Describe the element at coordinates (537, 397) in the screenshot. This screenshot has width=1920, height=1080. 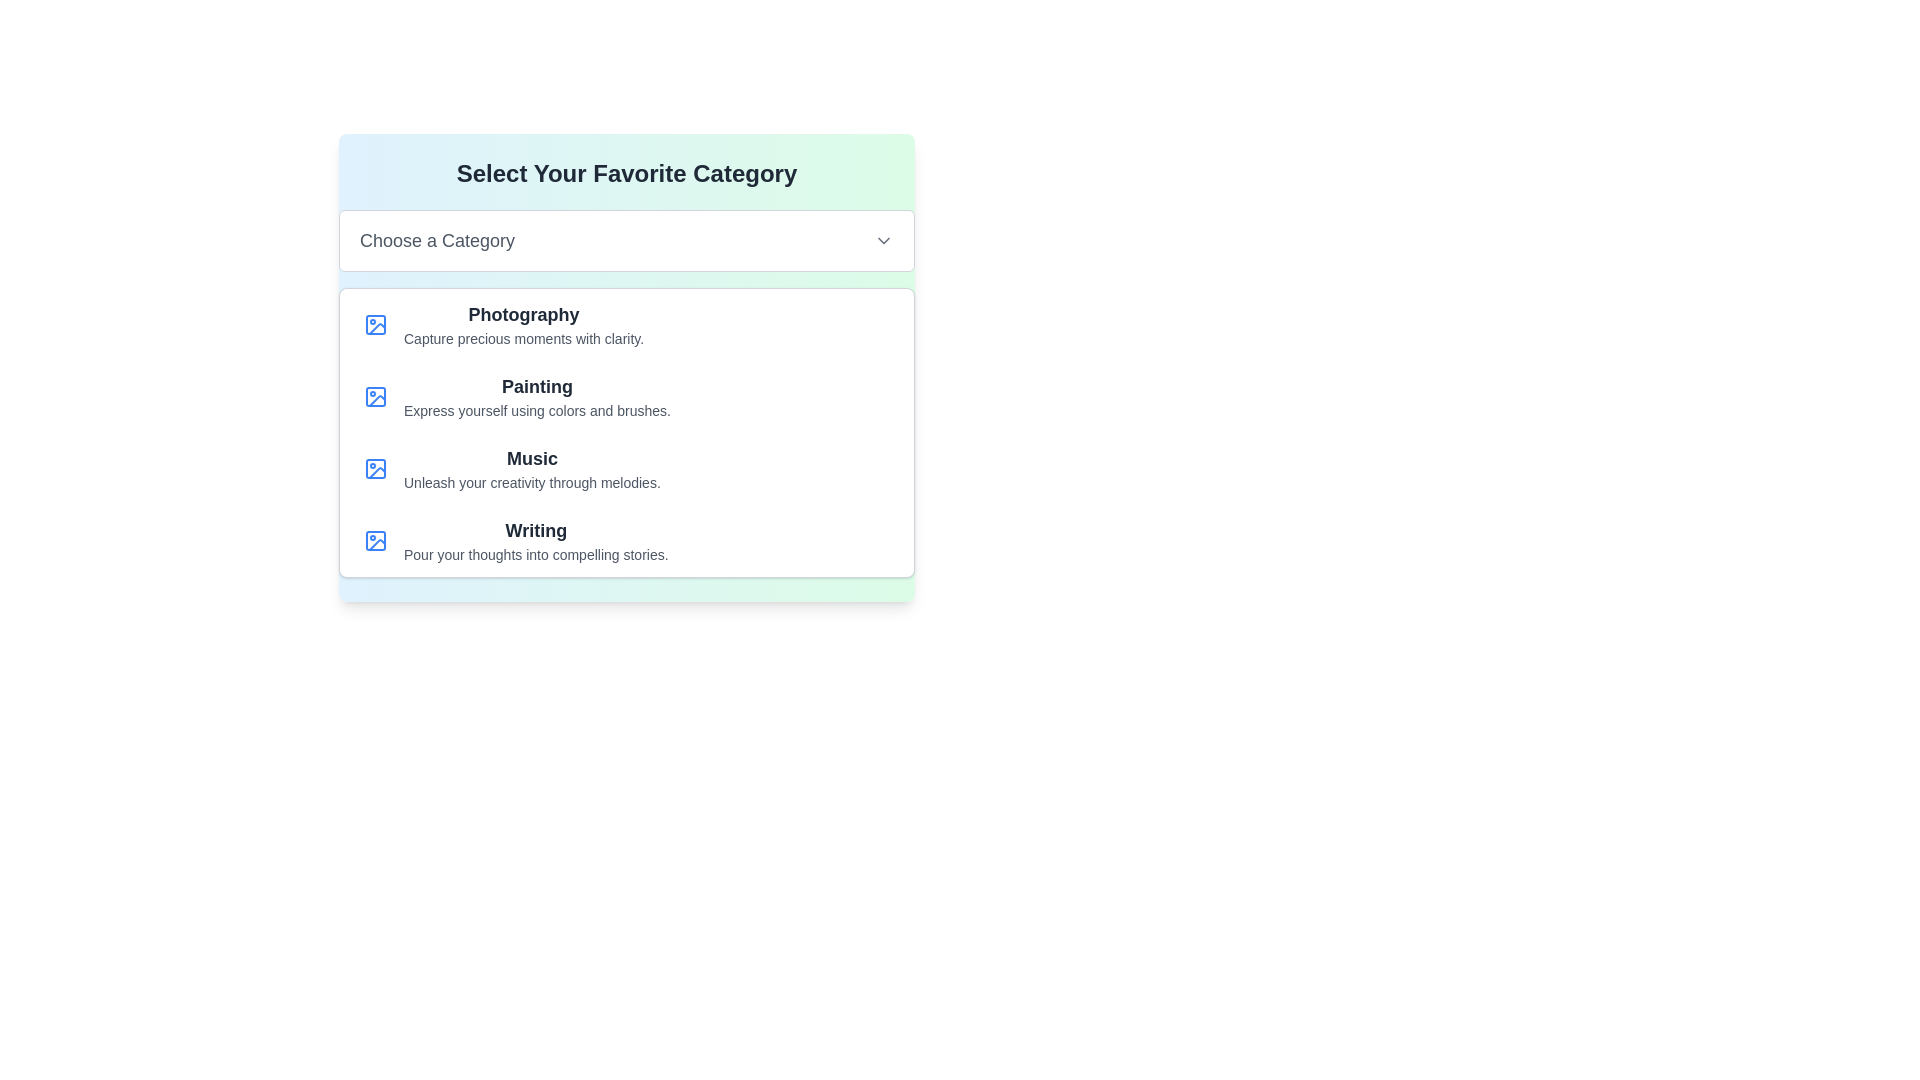
I see `the Text Block labeled 'Painting' that provides a brief description of the category, positioned between 'Photography' and 'Music' in the interface` at that location.